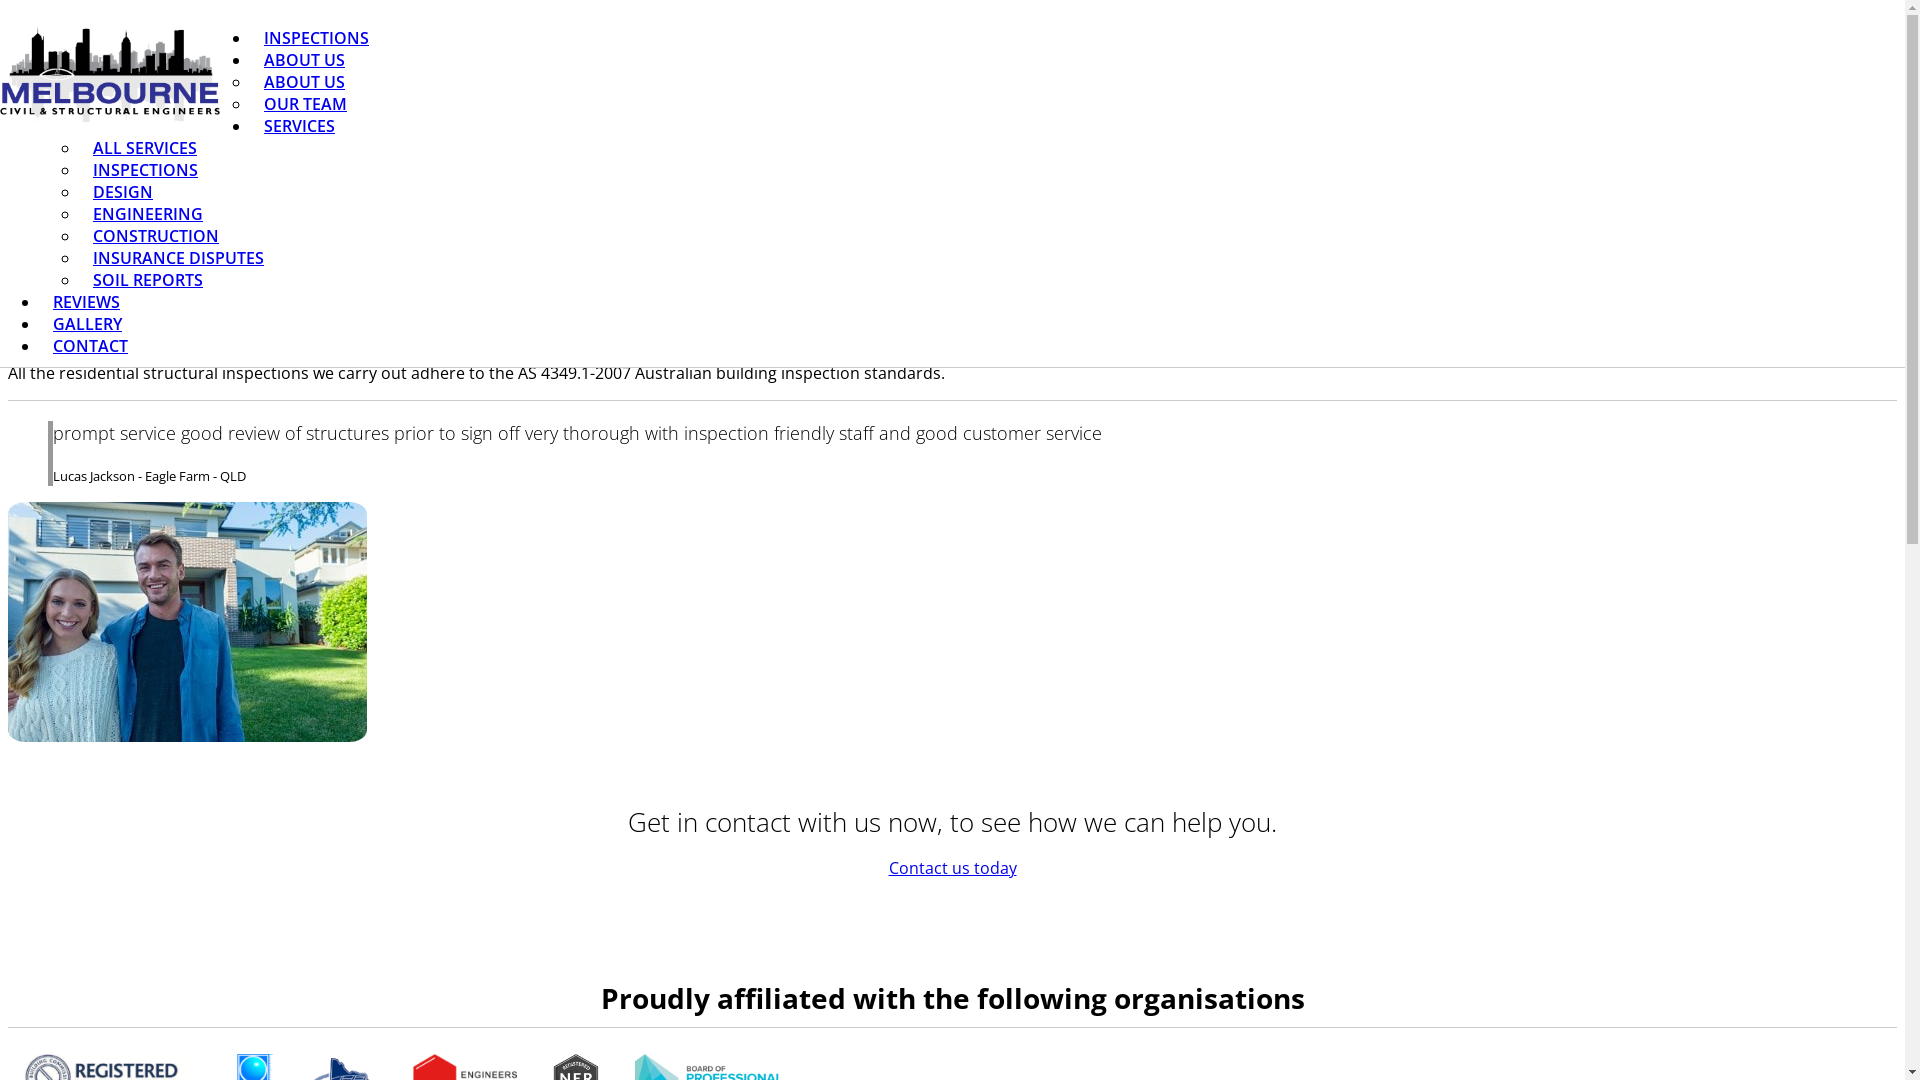 The height and width of the screenshot is (1080, 1920). Describe the element at coordinates (187, 620) in the screenshot. I see `'PrePurchase Inspections'` at that location.